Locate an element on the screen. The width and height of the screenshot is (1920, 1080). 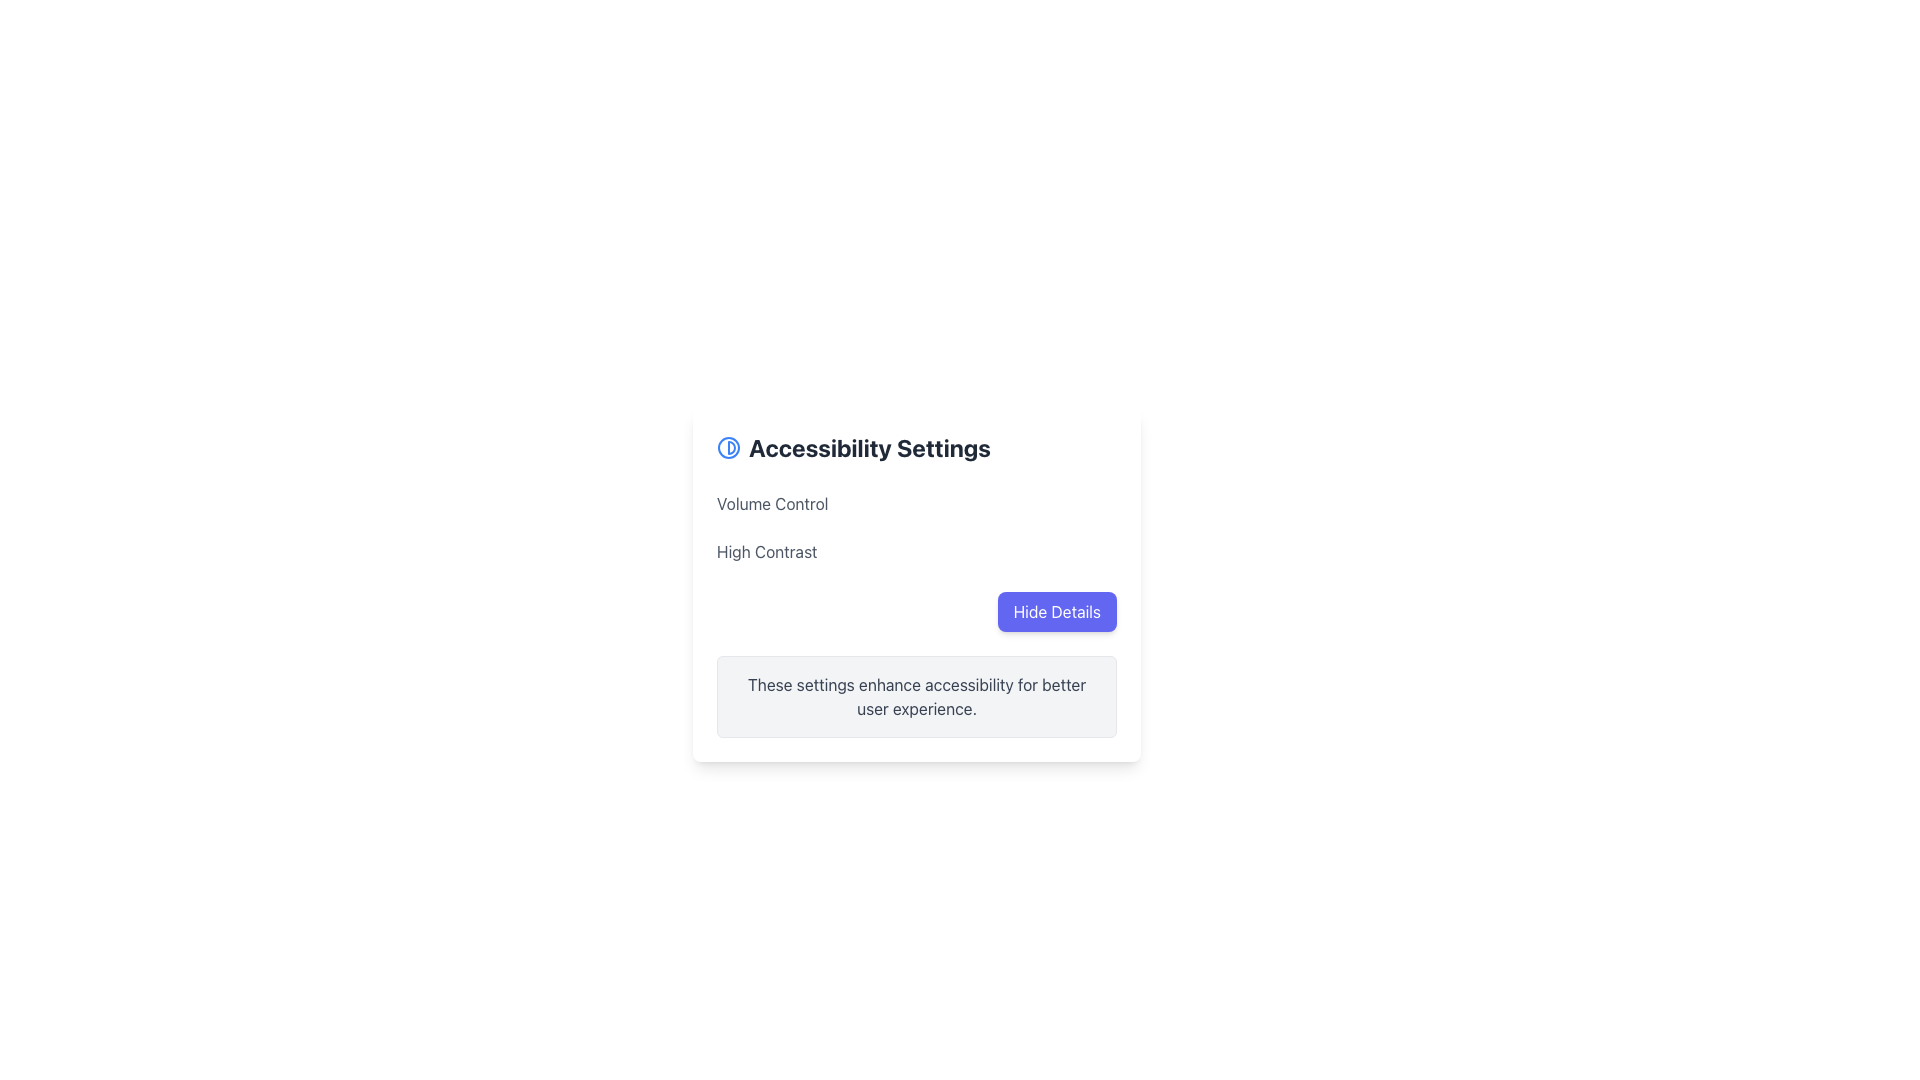
the 'Accessibility Settings' title, which is a bold and large text element located at the top of a white card layout, accompanied by a small icon on the left is located at coordinates (915, 446).